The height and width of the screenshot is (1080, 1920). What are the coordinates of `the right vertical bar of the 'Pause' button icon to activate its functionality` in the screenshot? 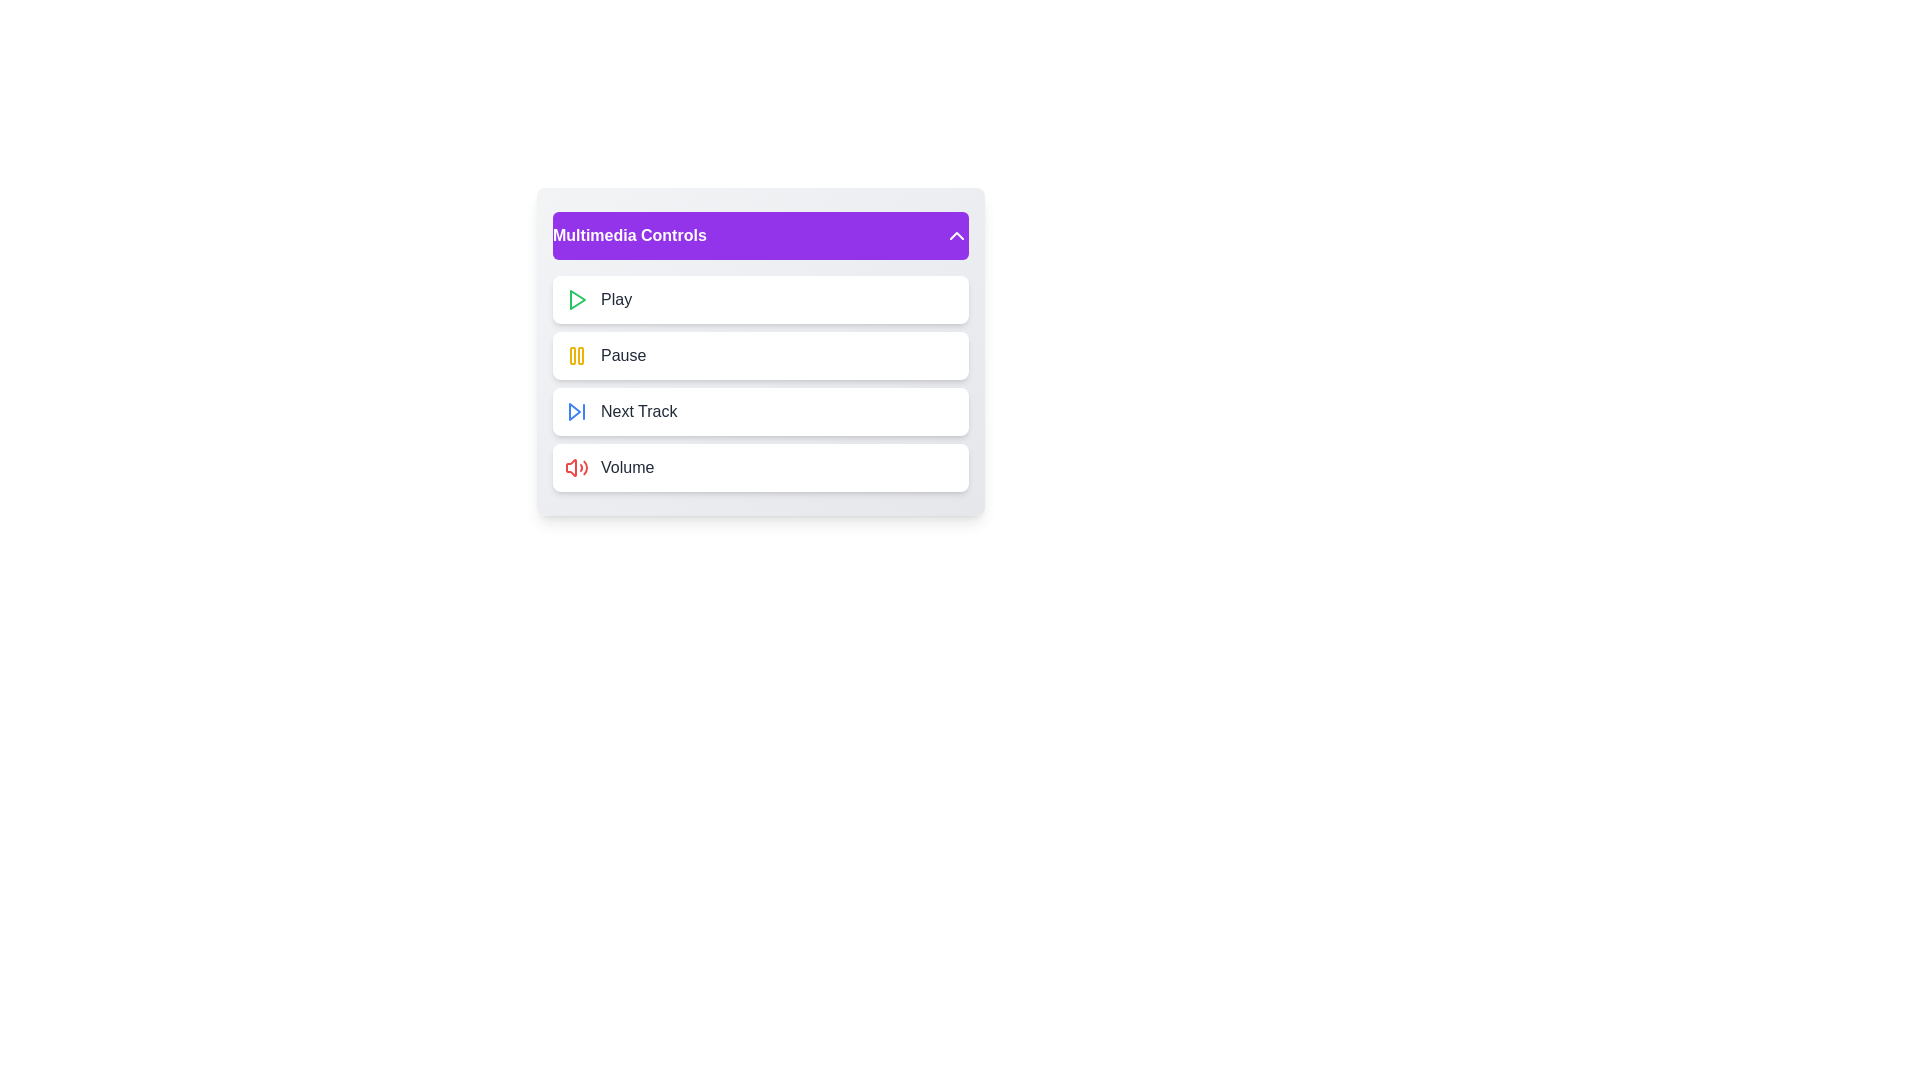 It's located at (579, 354).